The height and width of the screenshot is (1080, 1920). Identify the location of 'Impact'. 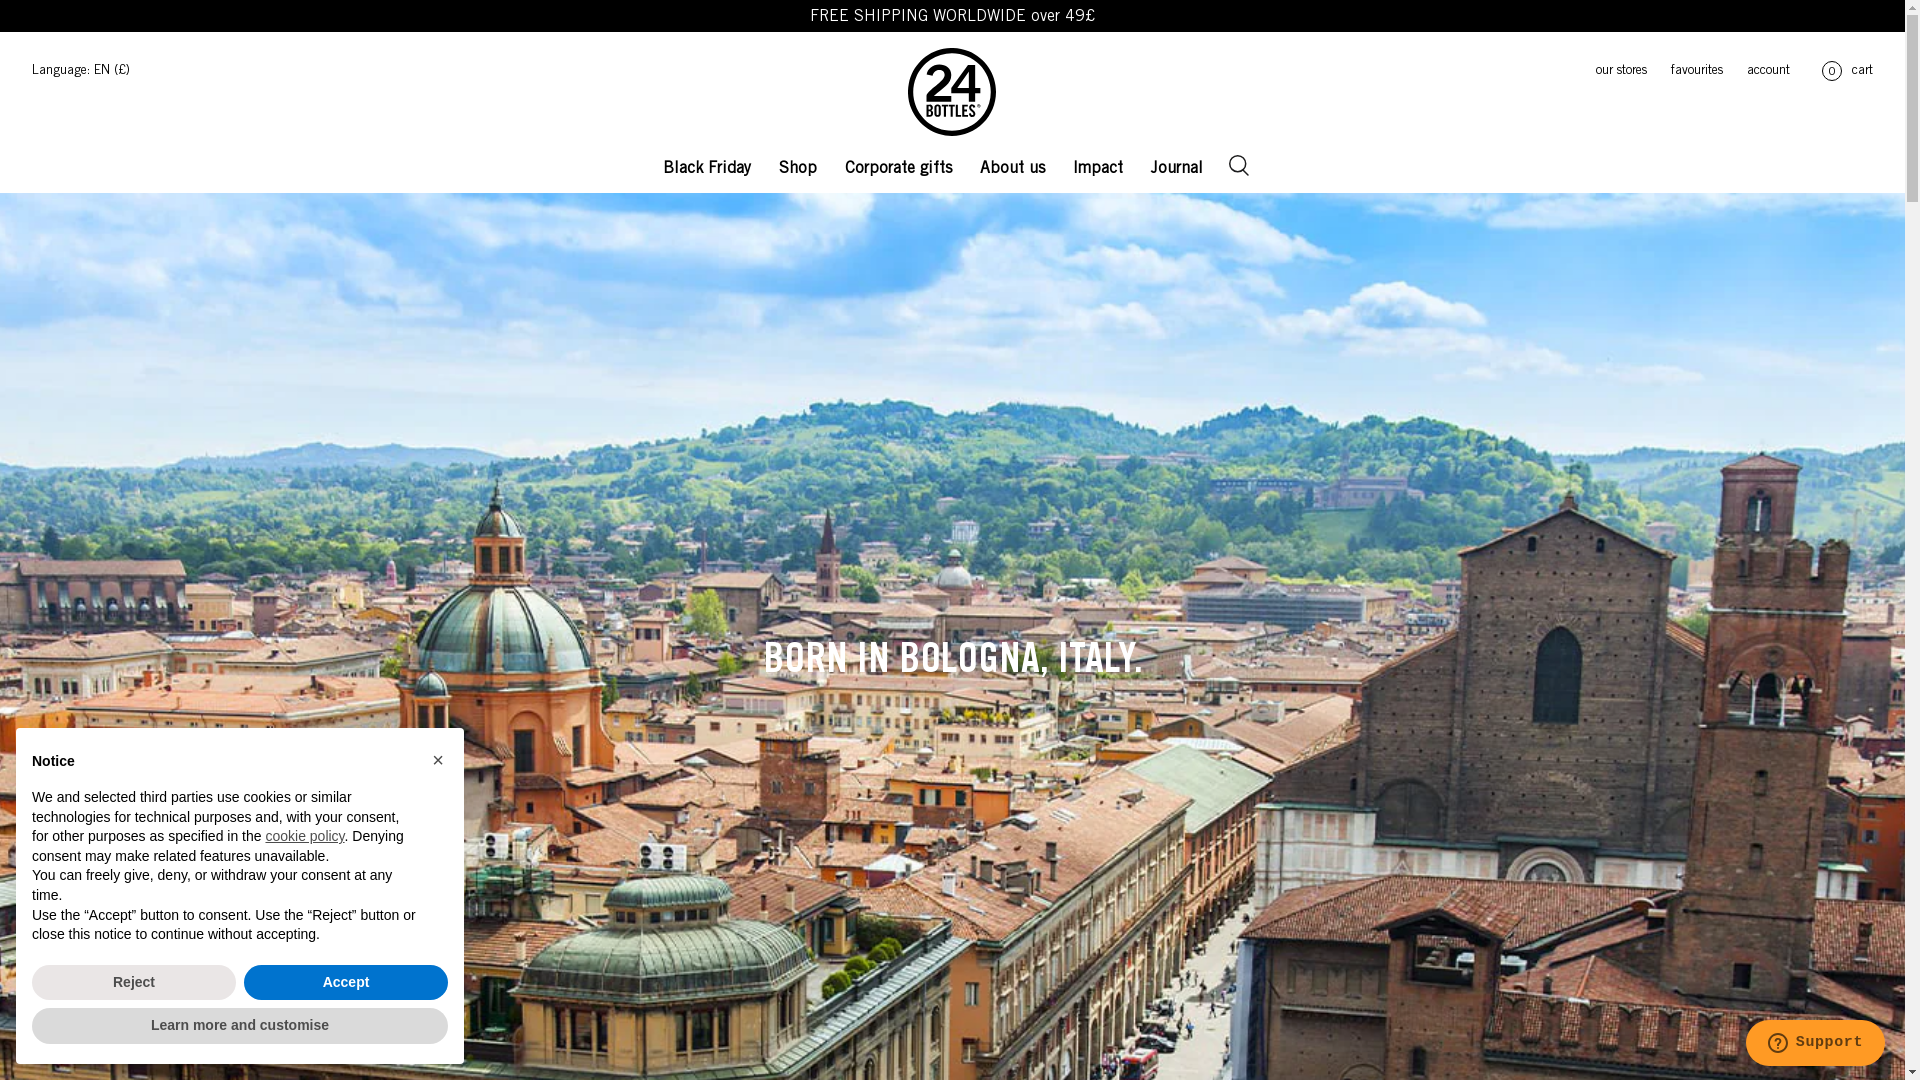
(1097, 163).